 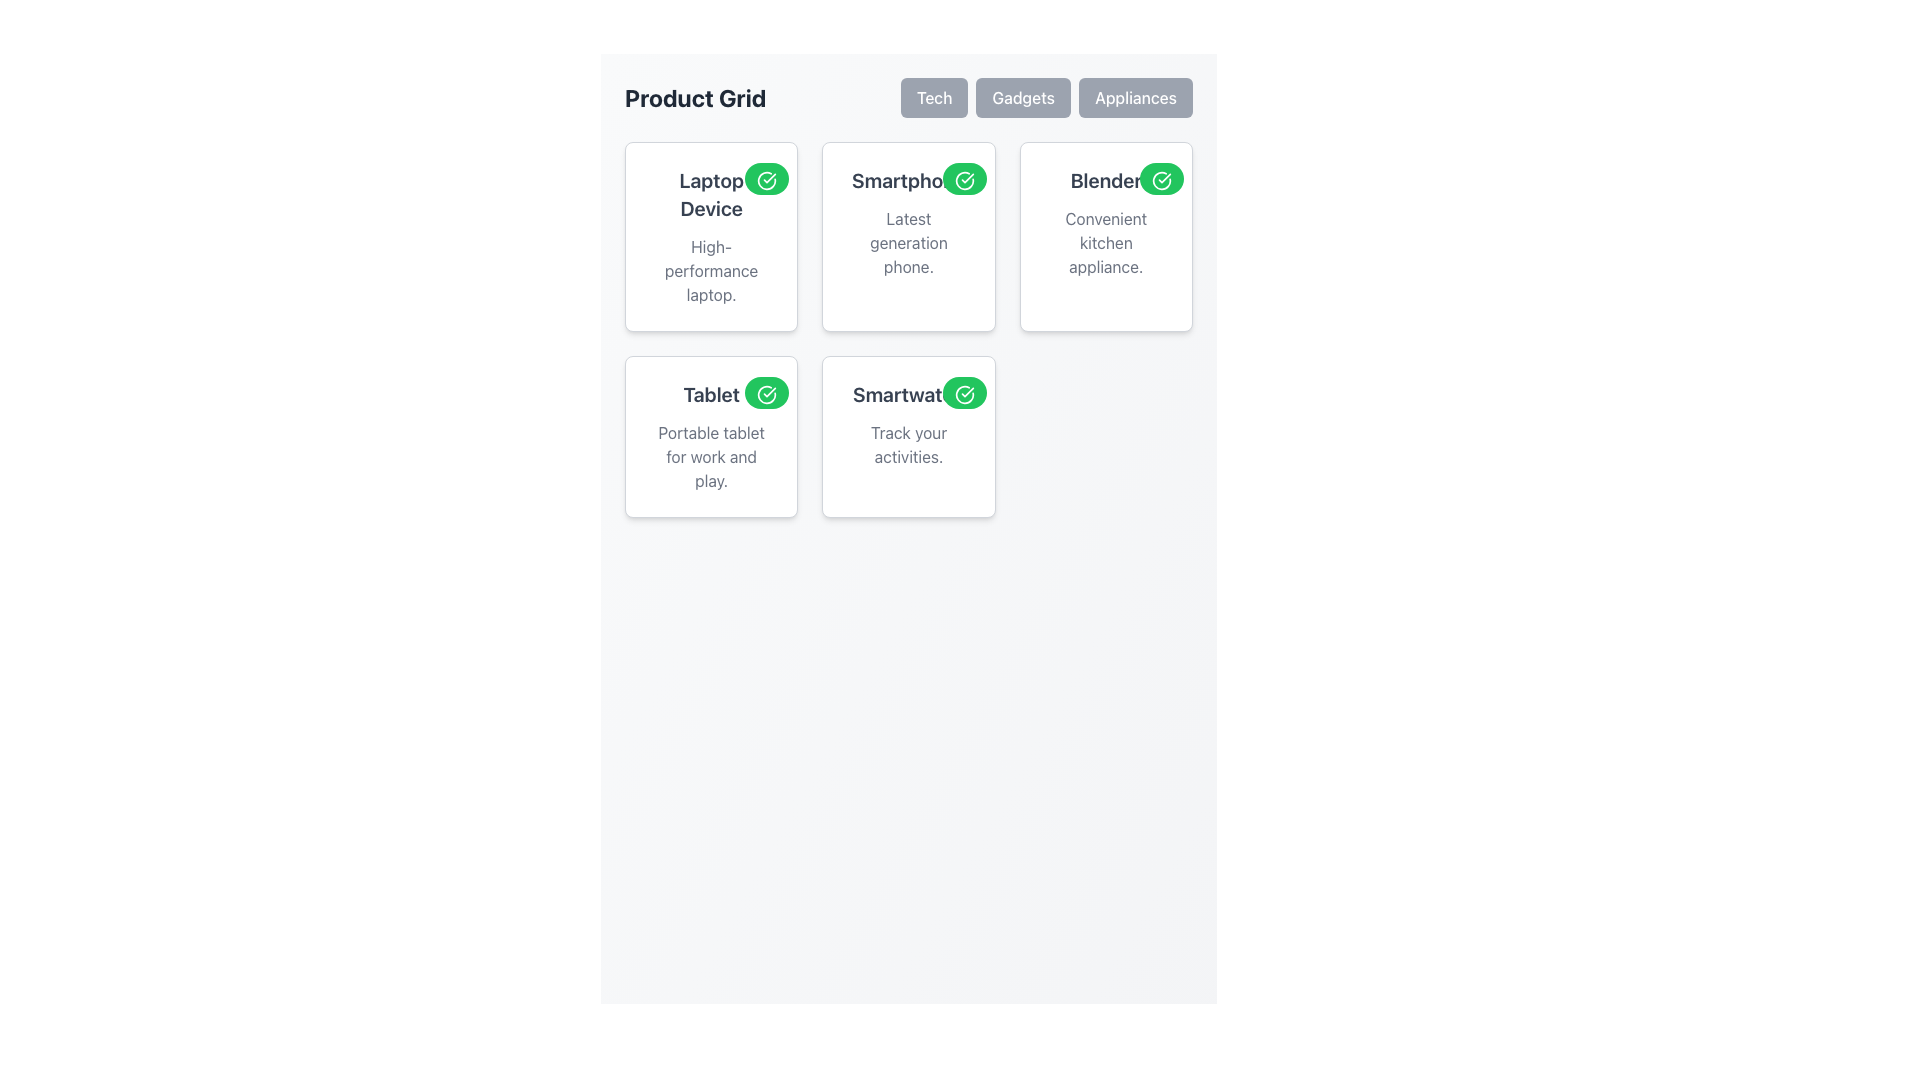 I want to click on the status indicator icon in the top-right corner of the 'Laptop Device' card, which signals that the product is available or selected, so click(x=766, y=180).